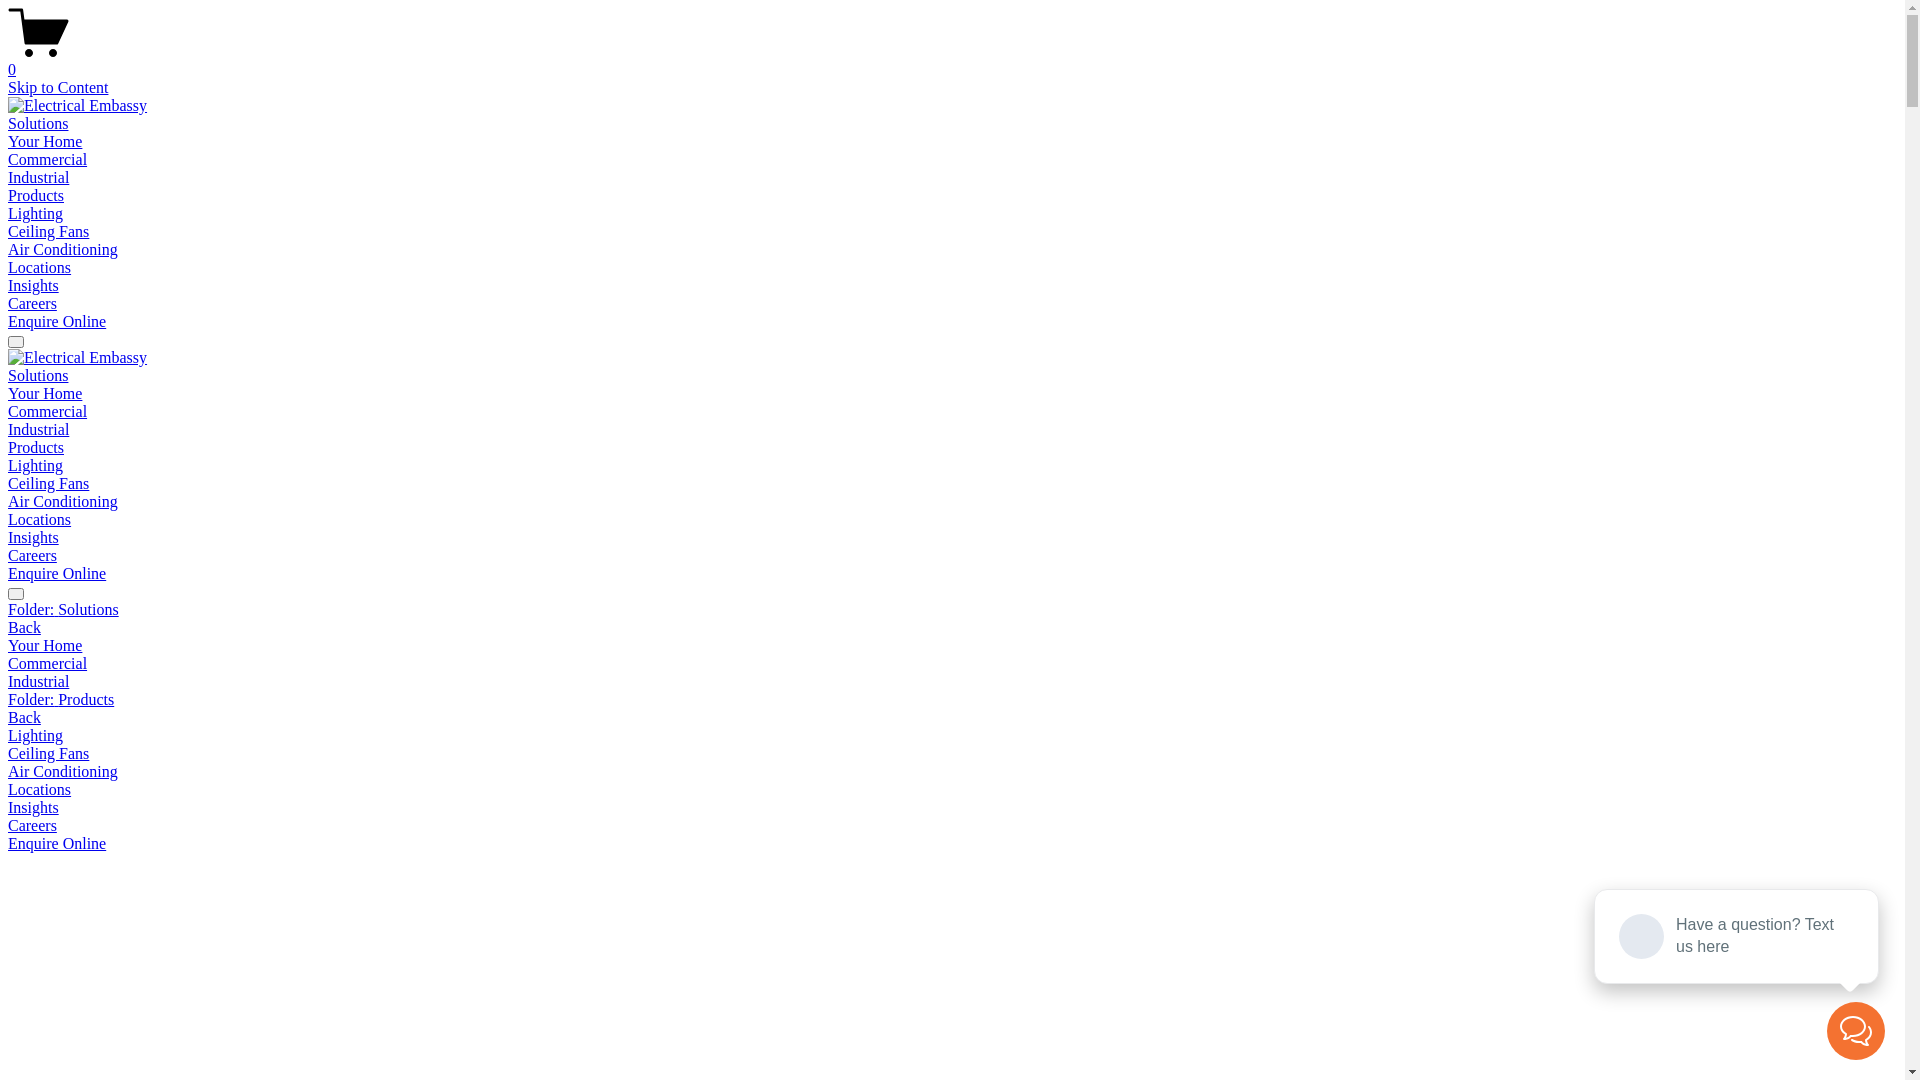 This screenshot has width=1920, height=1080. What do you see at coordinates (951, 608) in the screenshot?
I see `'Folder: Solutions'` at bounding box center [951, 608].